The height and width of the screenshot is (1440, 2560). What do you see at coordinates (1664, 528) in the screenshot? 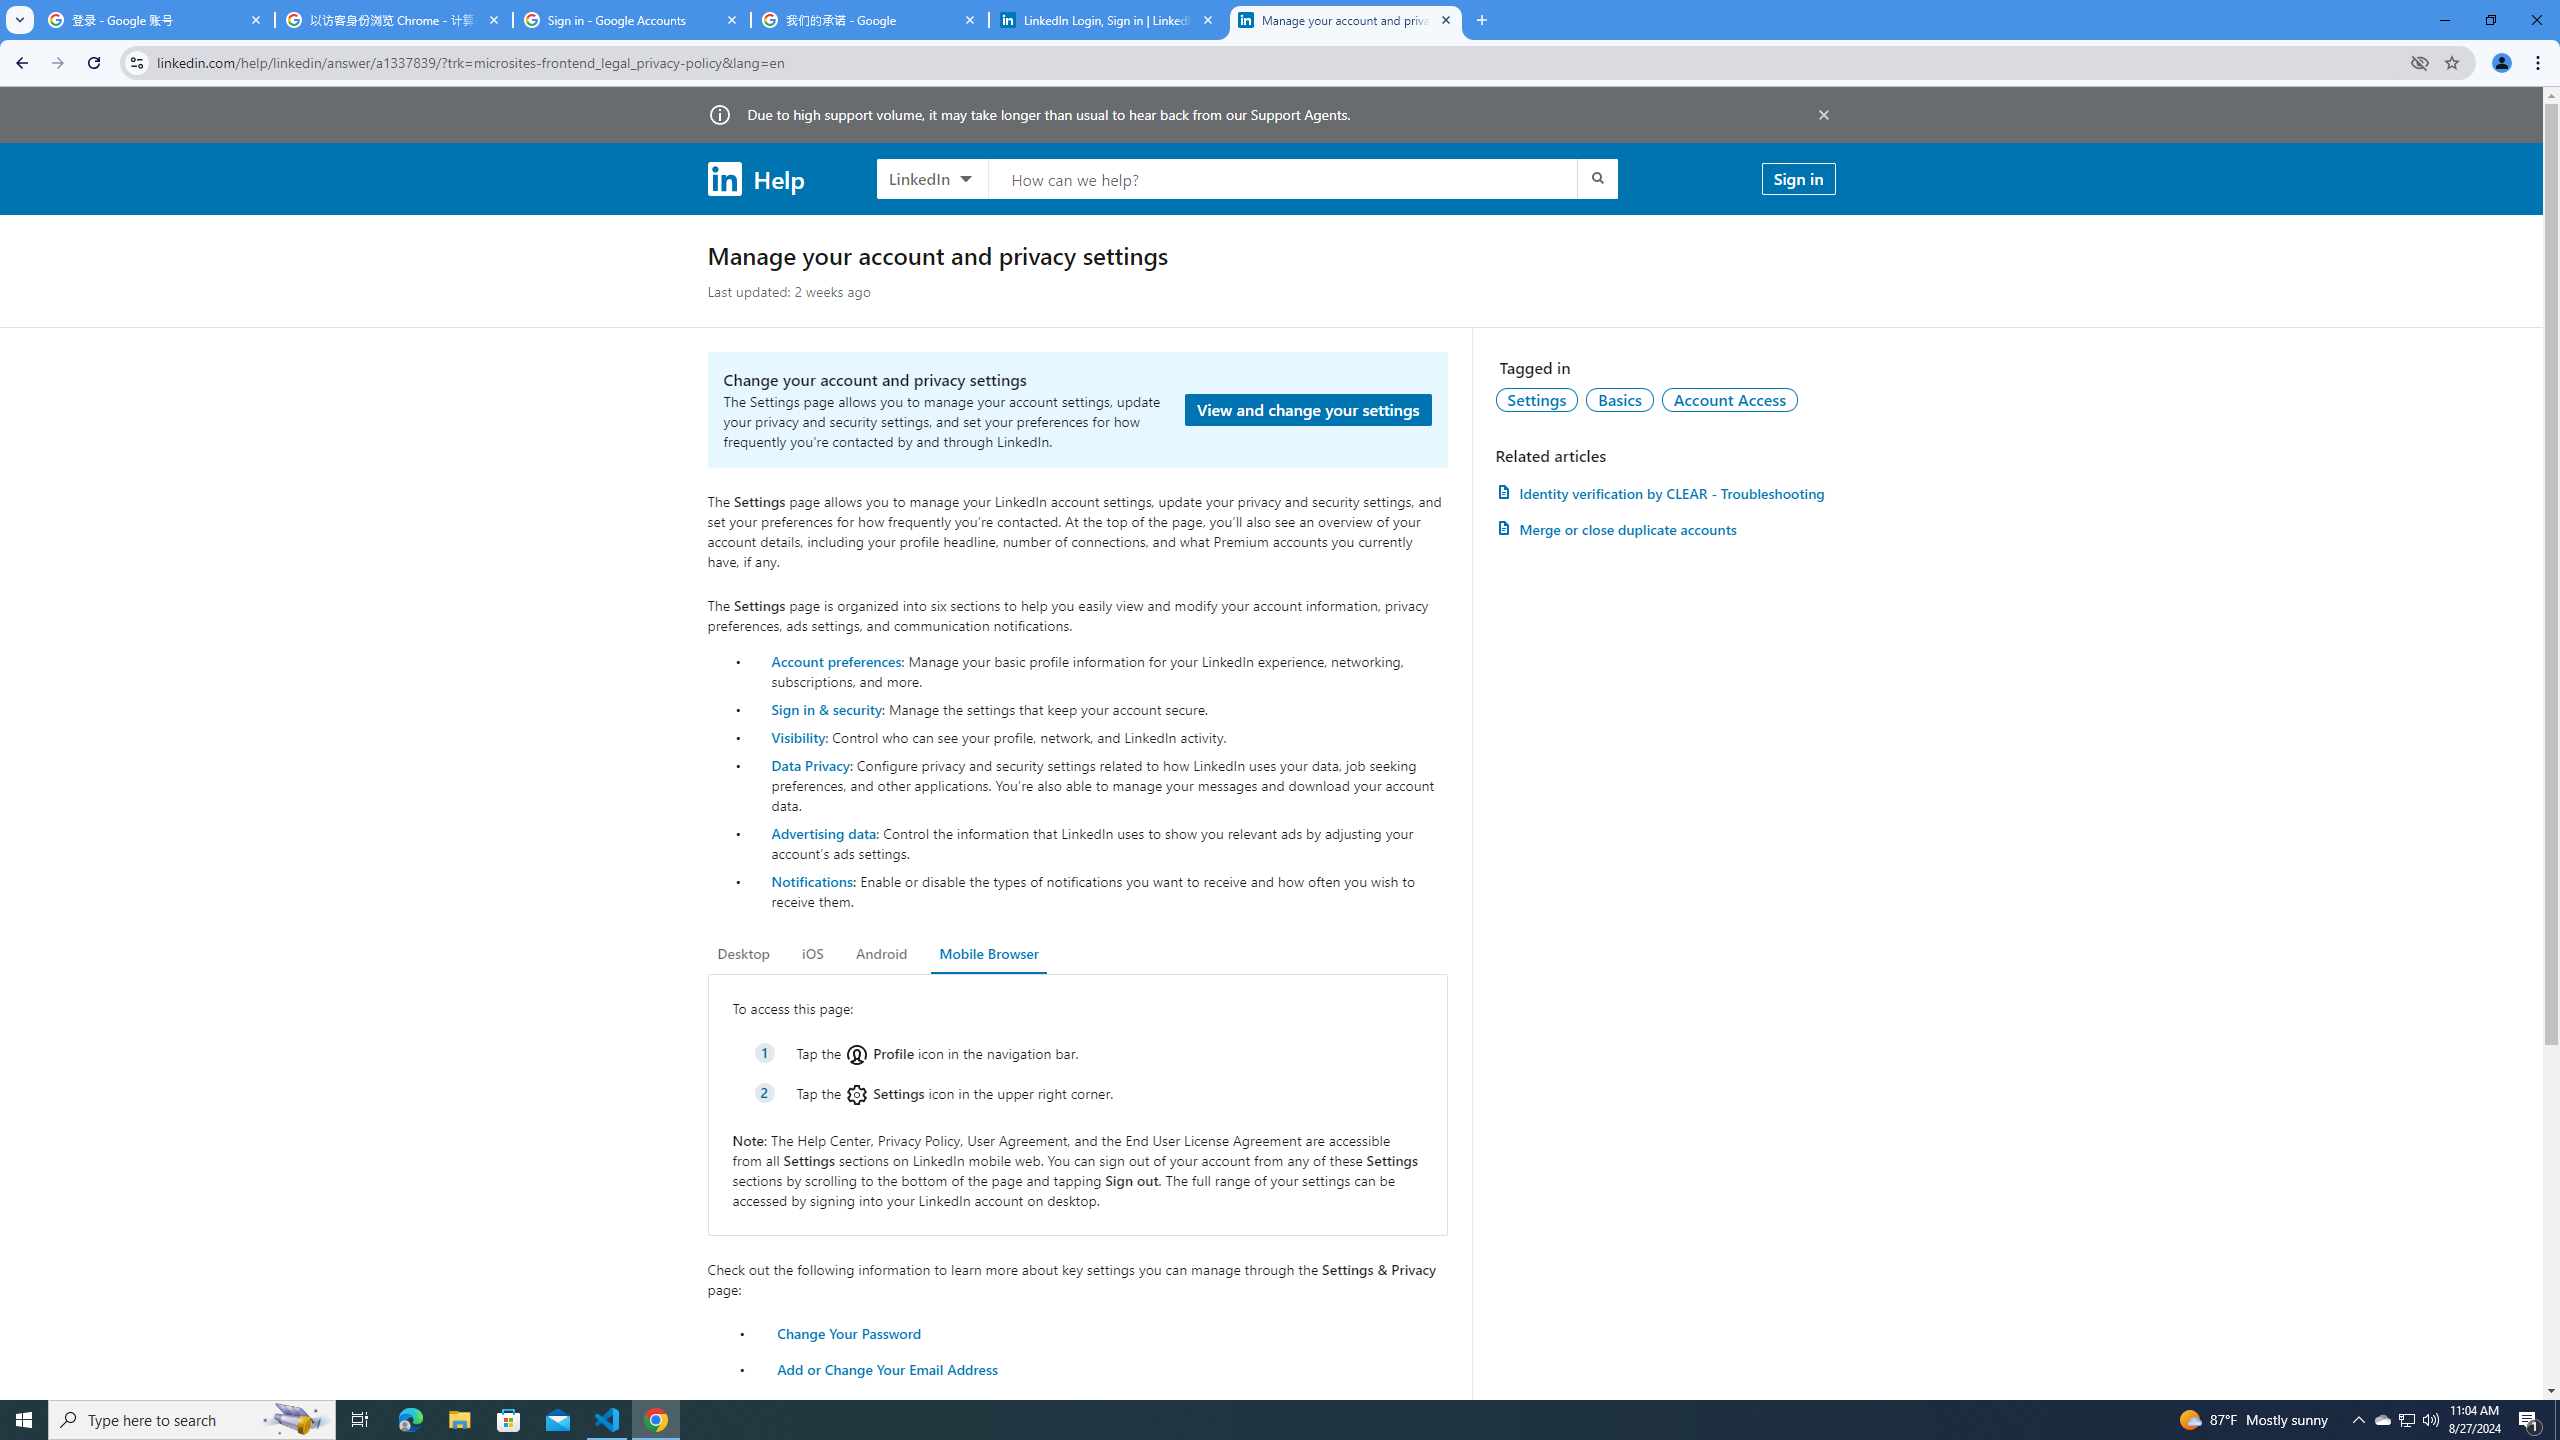
I see `'Merge or close duplicate accounts'` at bounding box center [1664, 528].